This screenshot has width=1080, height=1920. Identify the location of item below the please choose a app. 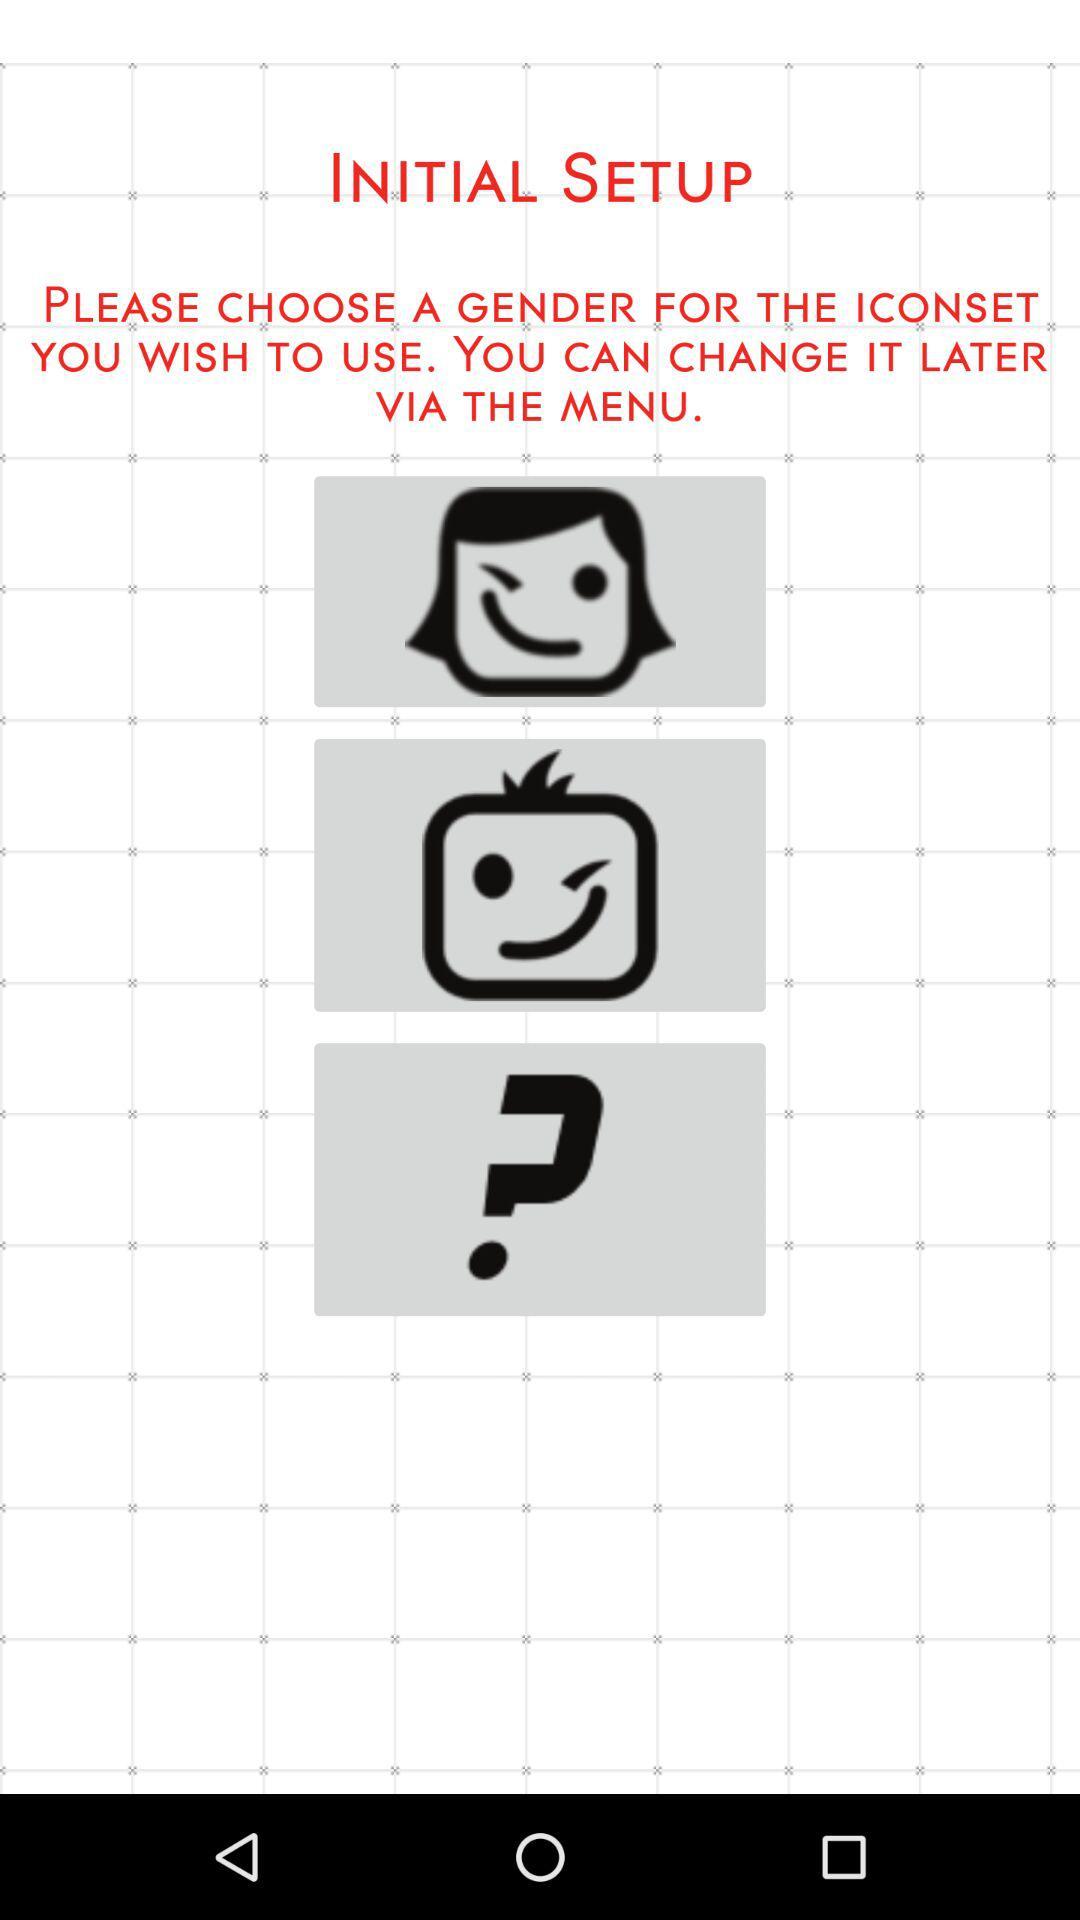
(540, 590).